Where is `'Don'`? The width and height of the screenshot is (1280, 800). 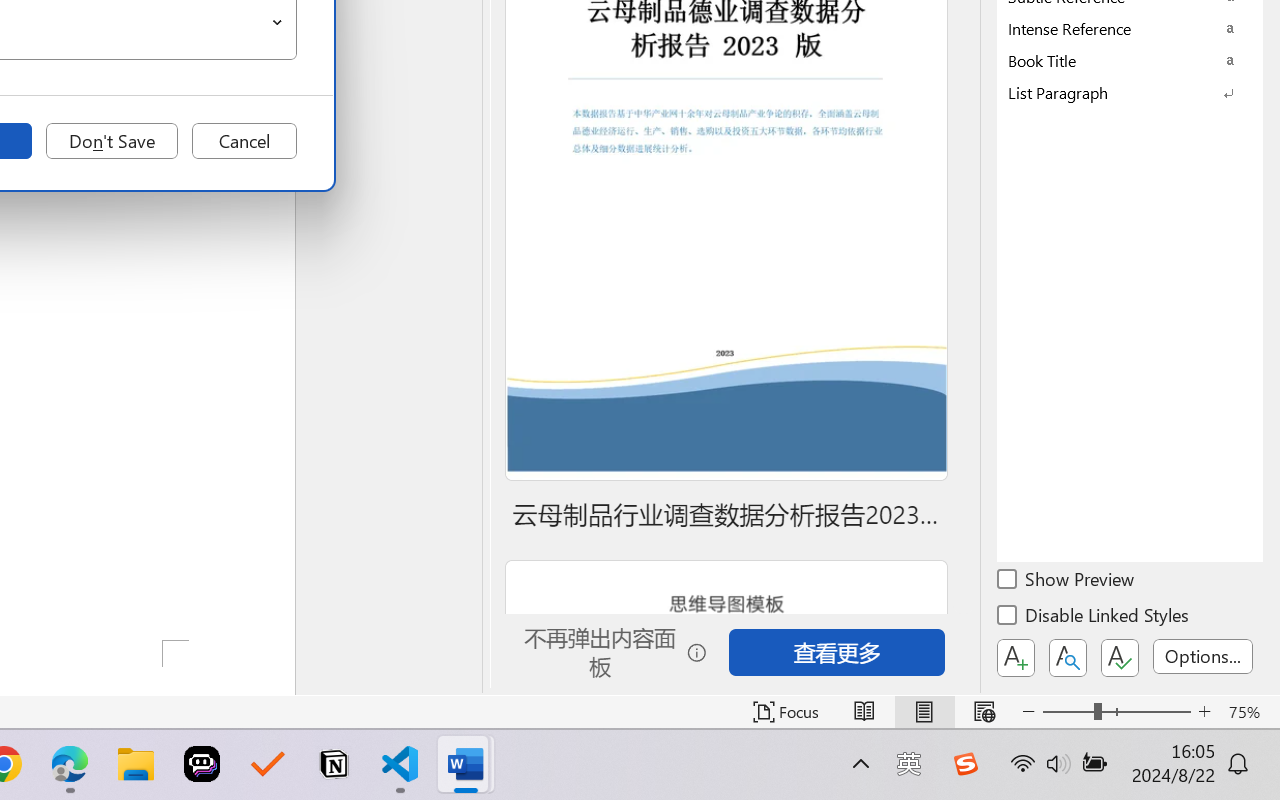
'Don' is located at coordinates (111, 141).